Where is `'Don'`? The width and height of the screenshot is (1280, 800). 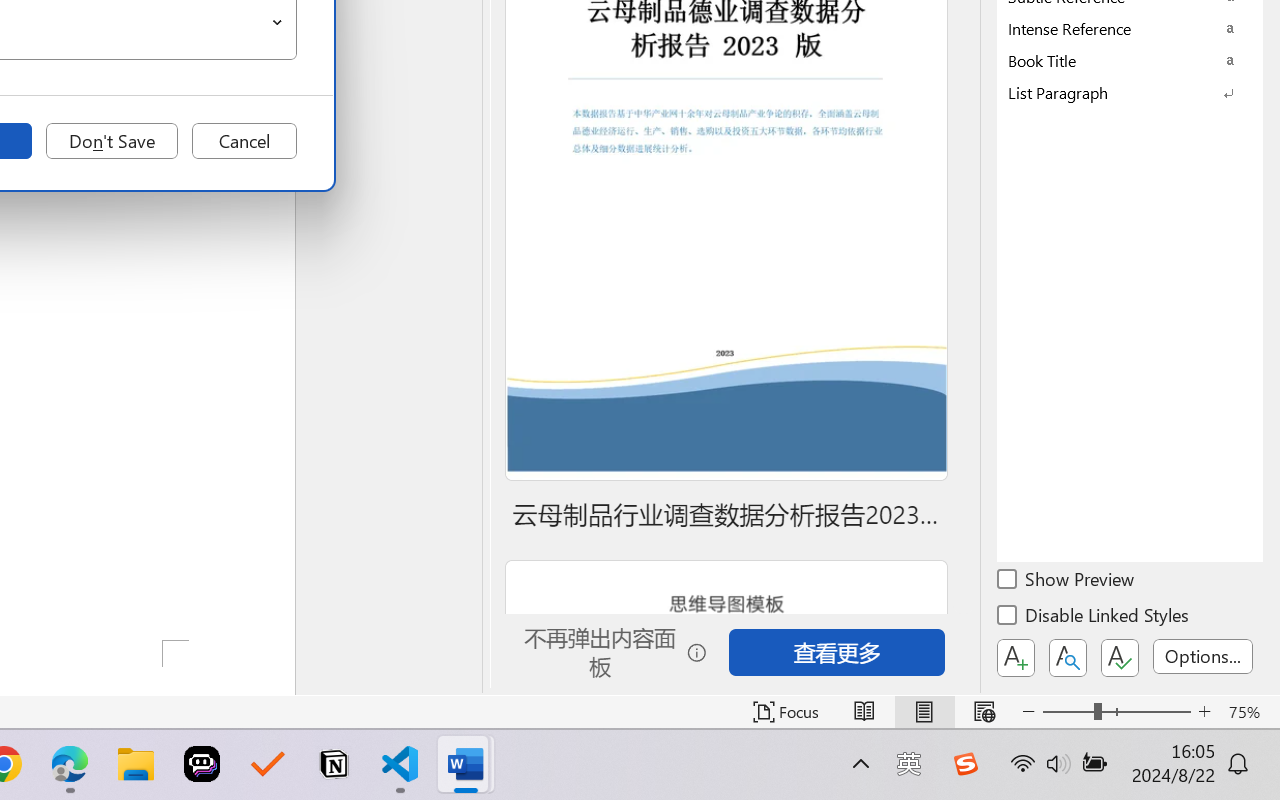
'Don' is located at coordinates (111, 141).